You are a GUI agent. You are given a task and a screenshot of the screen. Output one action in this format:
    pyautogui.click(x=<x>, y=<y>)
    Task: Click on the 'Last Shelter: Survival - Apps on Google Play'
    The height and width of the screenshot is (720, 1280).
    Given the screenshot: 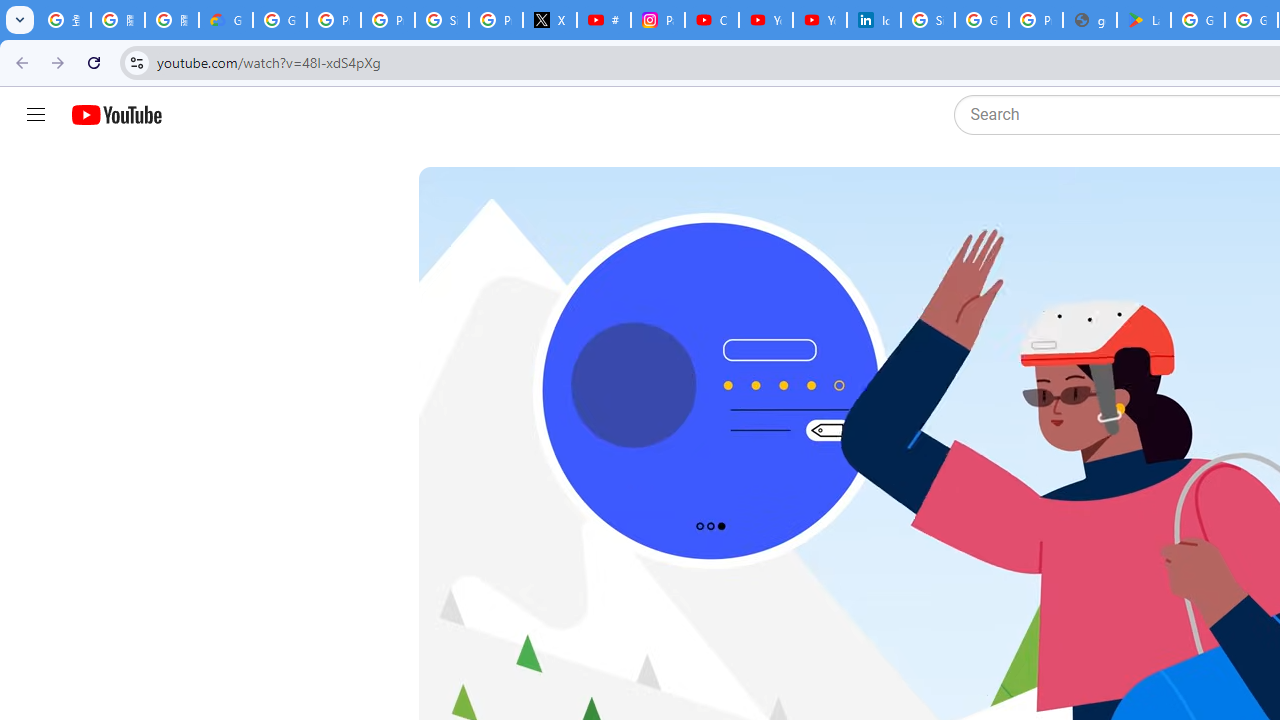 What is the action you would take?
    pyautogui.click(x=1144, y=20)
    